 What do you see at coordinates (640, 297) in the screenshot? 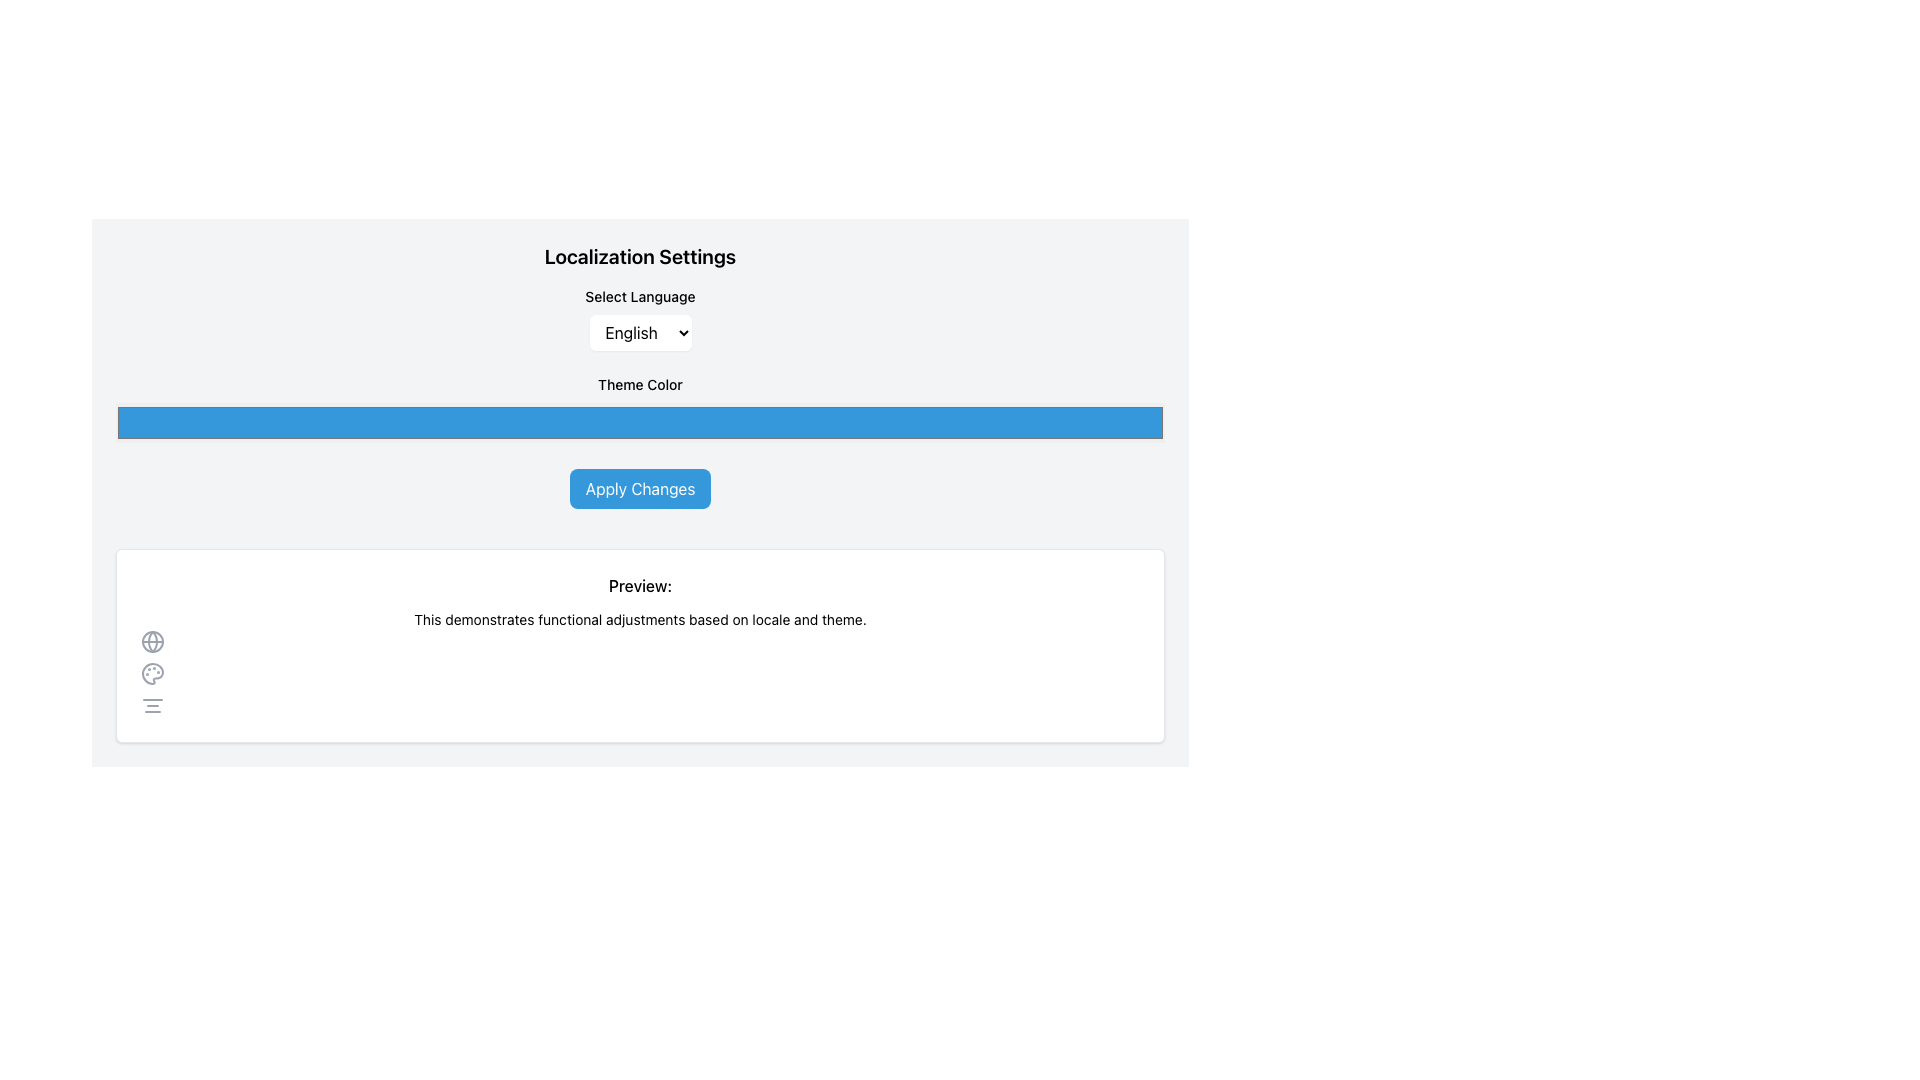
I see `the Text Label that describes the language selection field, positioned above the dropdown menu` at bounding box center [640, 297].